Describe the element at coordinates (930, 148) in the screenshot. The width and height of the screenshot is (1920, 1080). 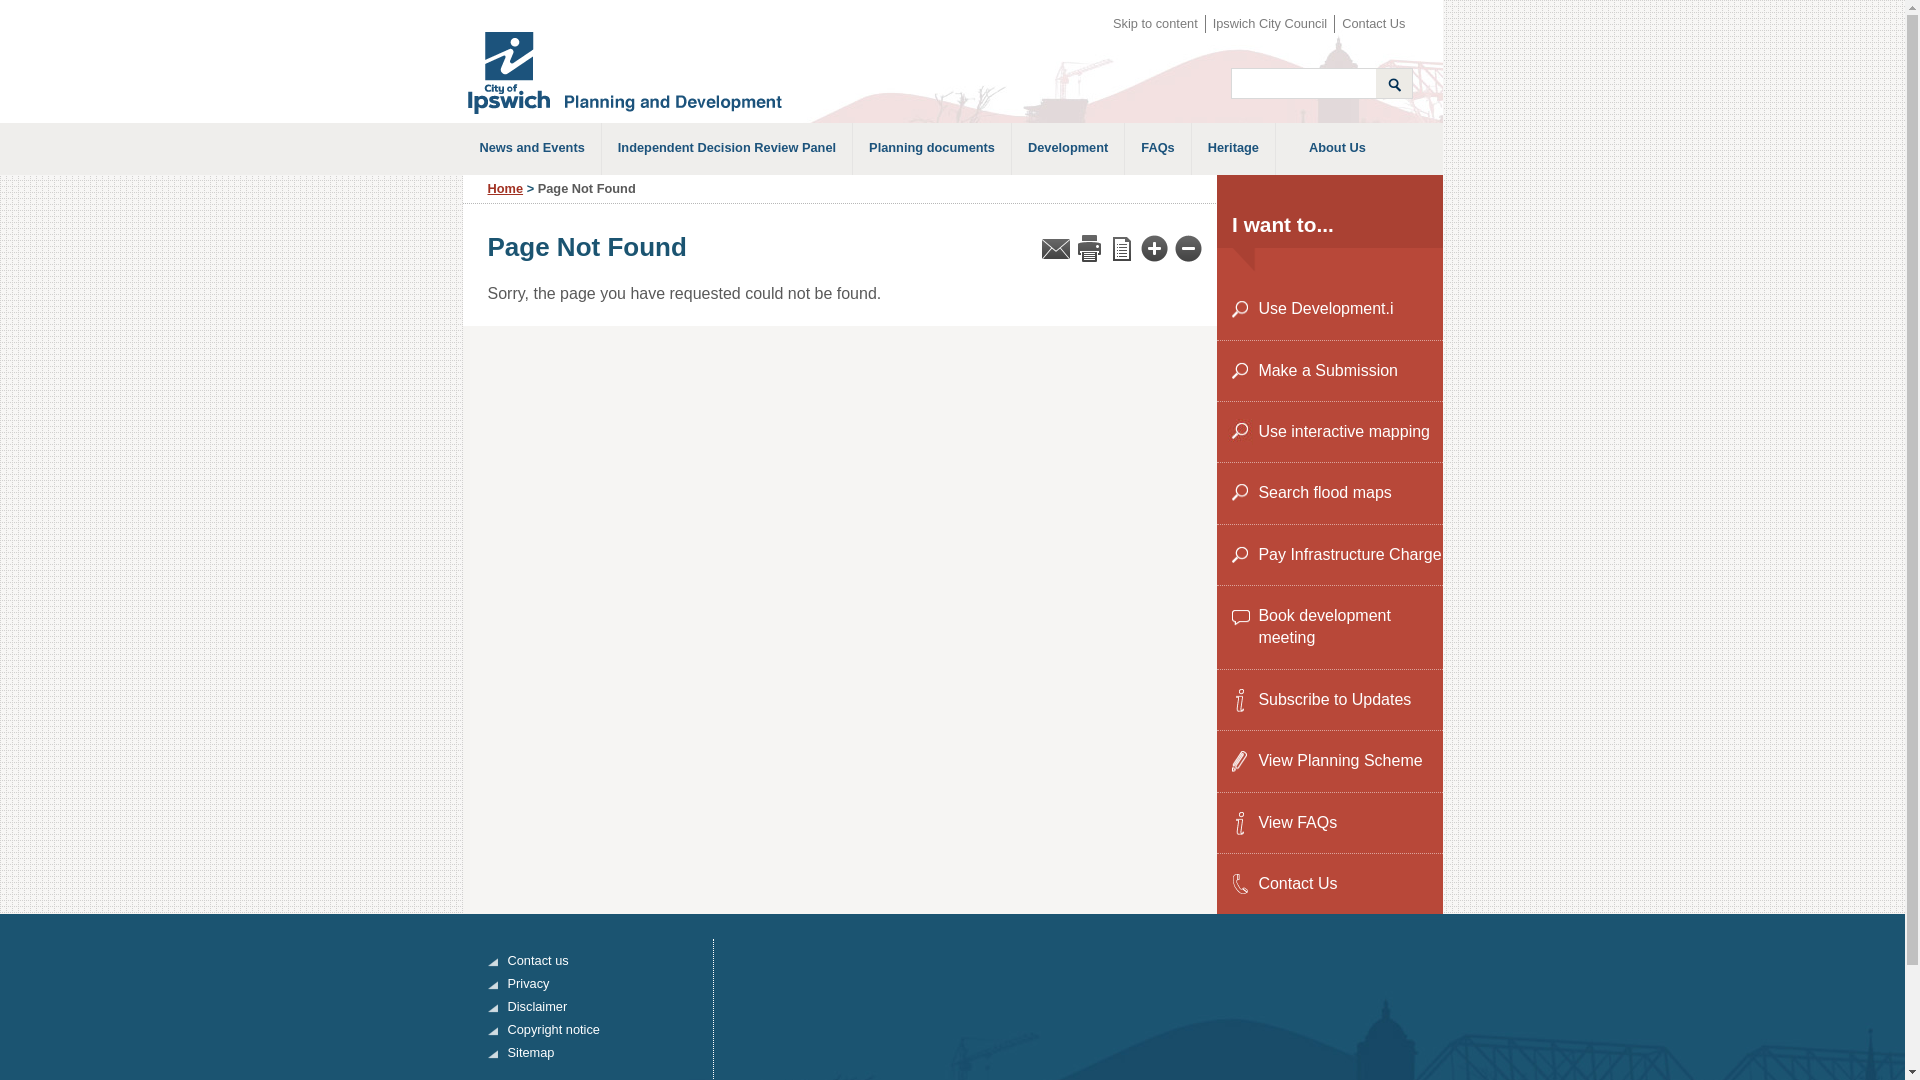
I see `'Planning documents'` at that location.